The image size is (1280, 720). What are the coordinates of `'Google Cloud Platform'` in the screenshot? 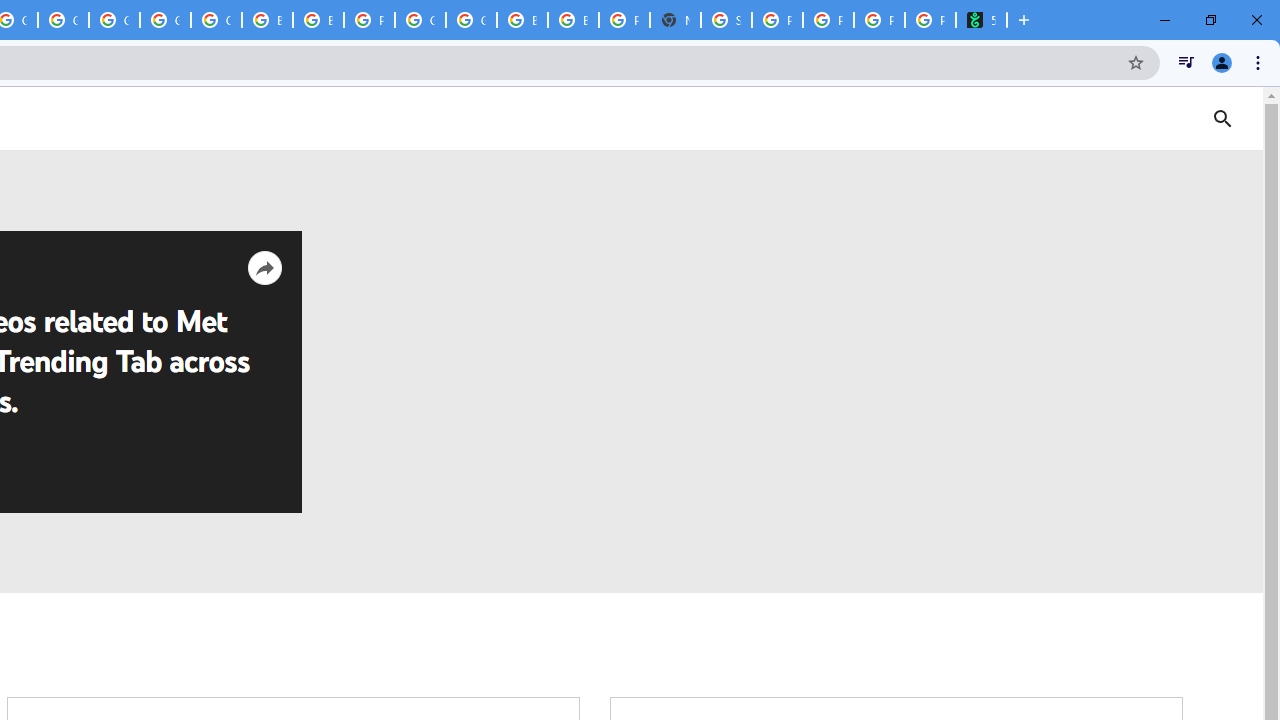 It's located at (419, 20).